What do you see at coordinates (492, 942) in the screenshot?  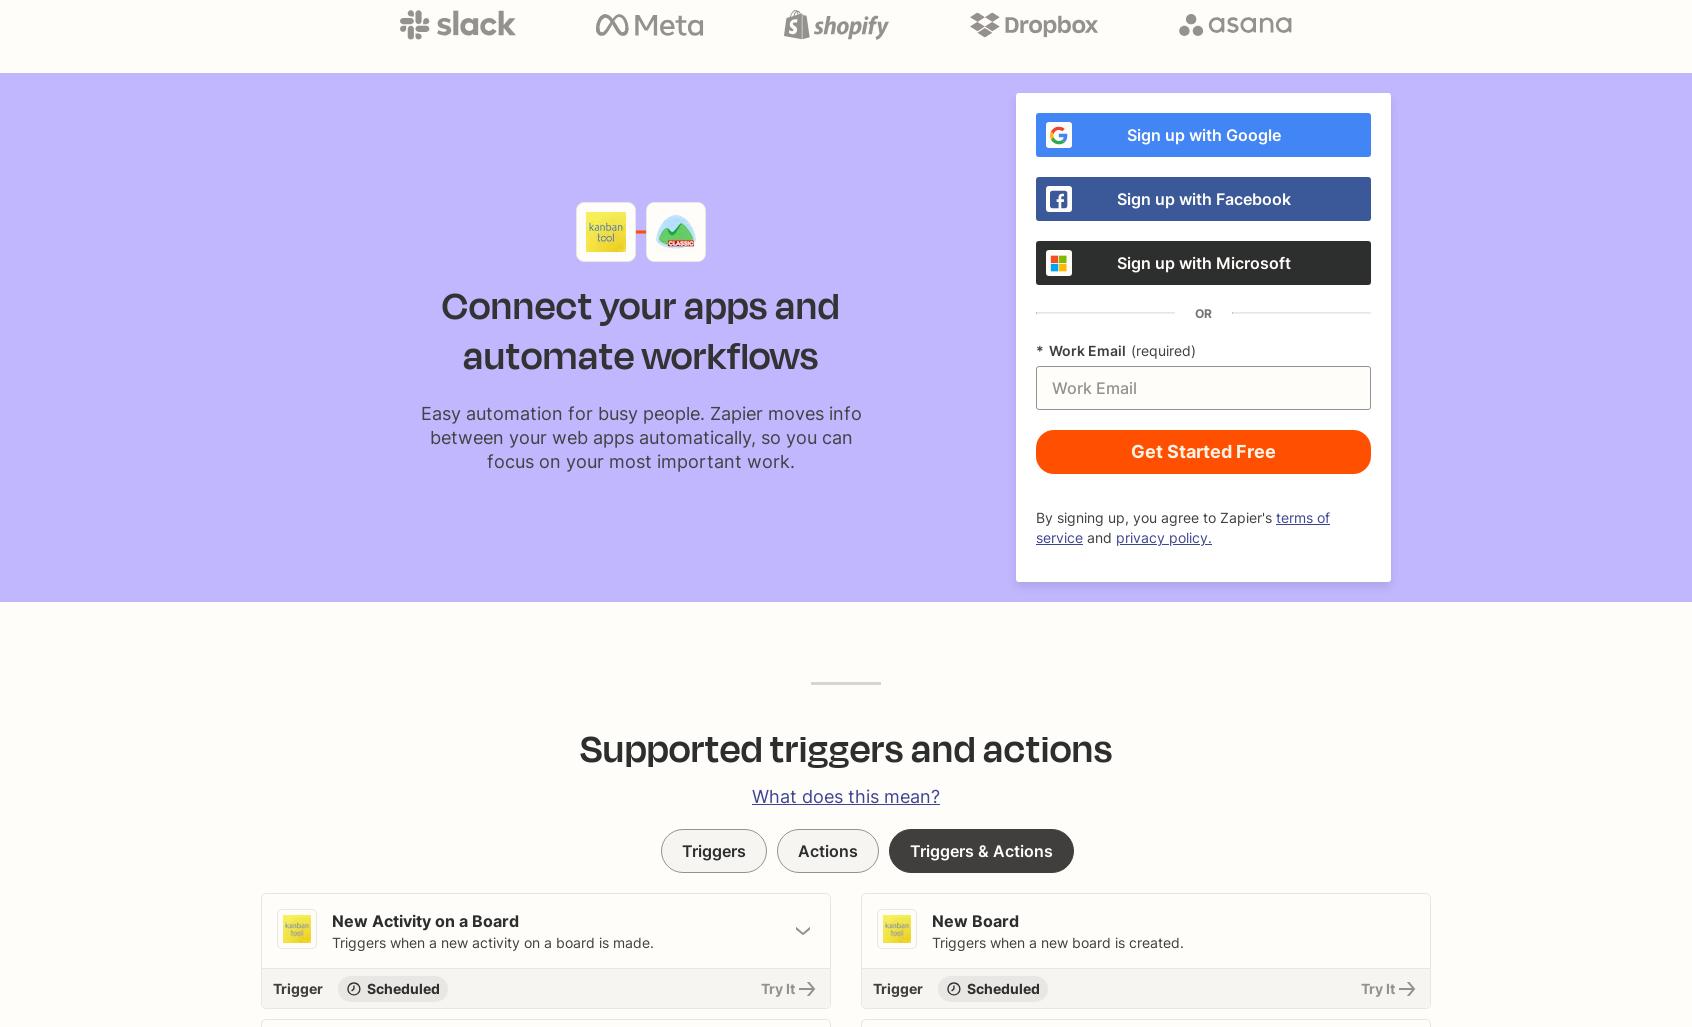 I see `'Triggers when a new activity on a board is made.'` at bounding box center [492, 942].